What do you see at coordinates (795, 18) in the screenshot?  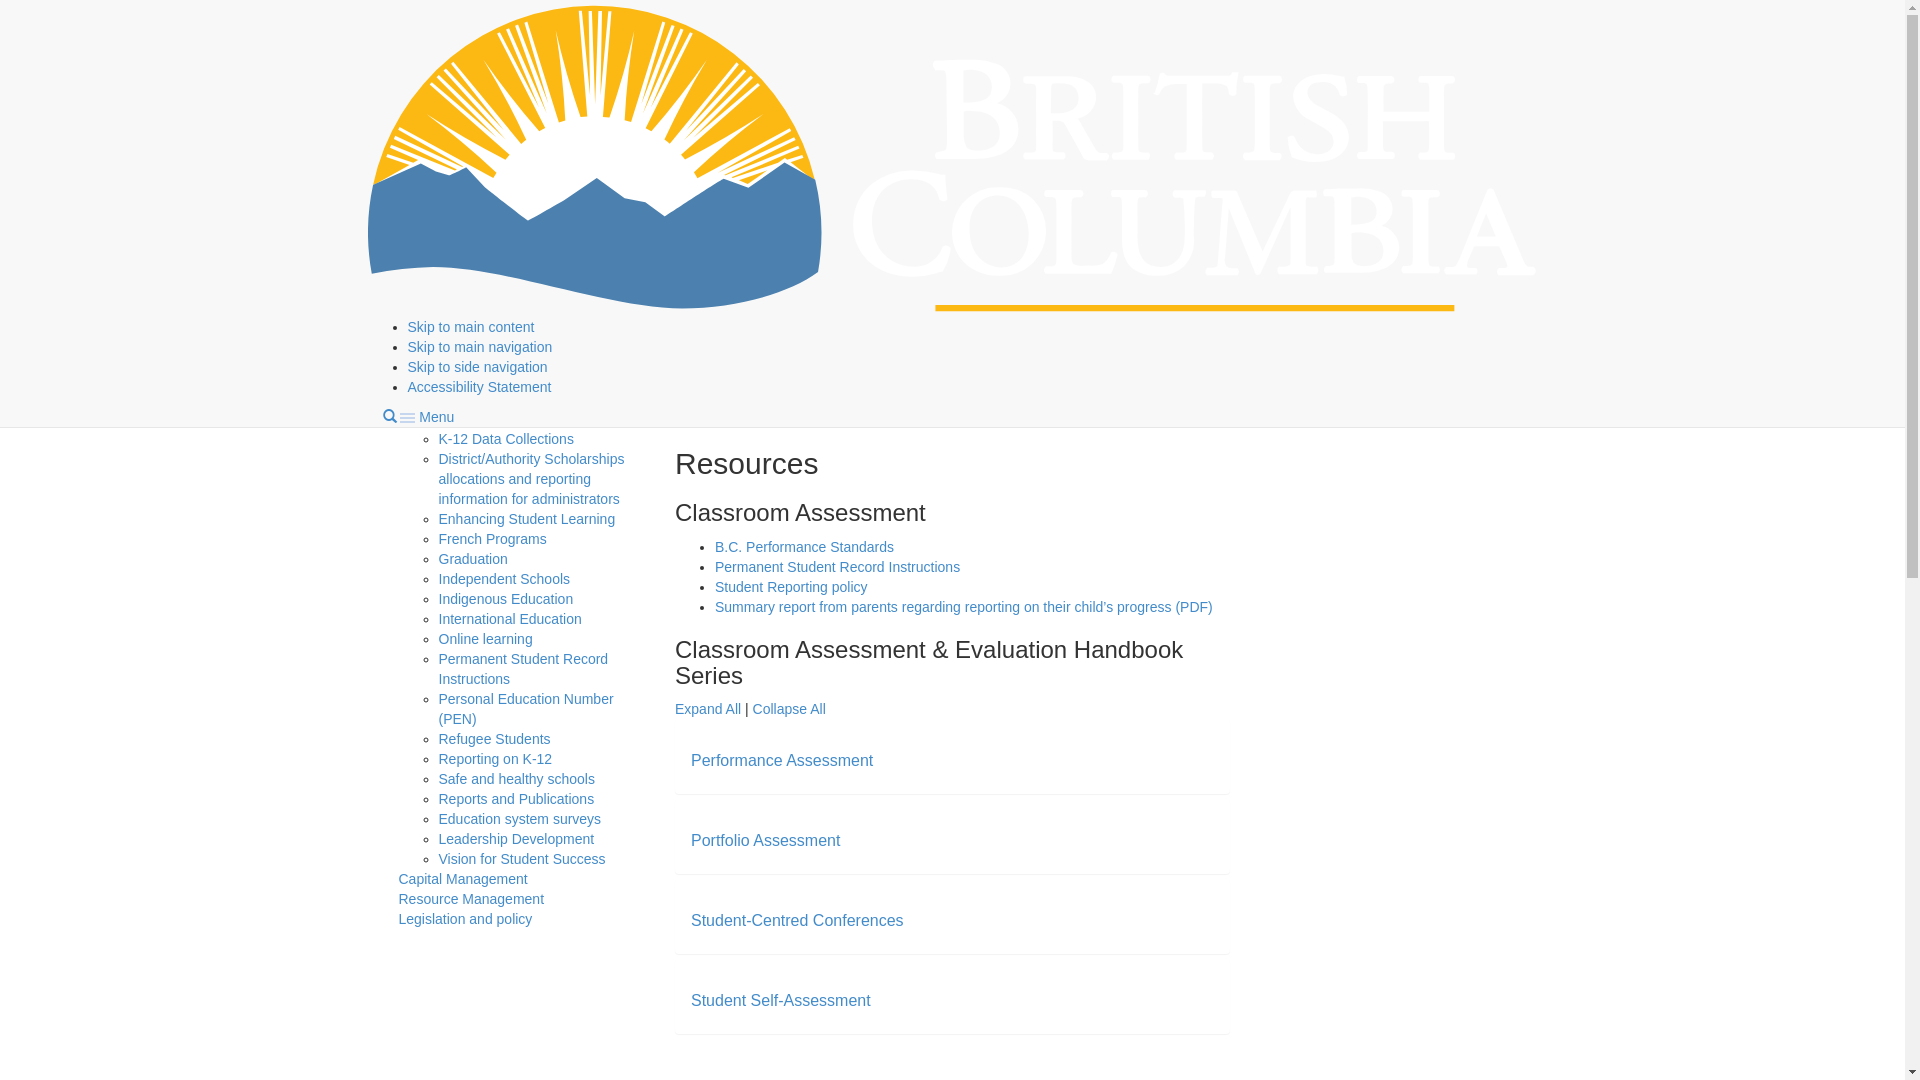 I see `'Administration'` at bounding box center [795, 18].